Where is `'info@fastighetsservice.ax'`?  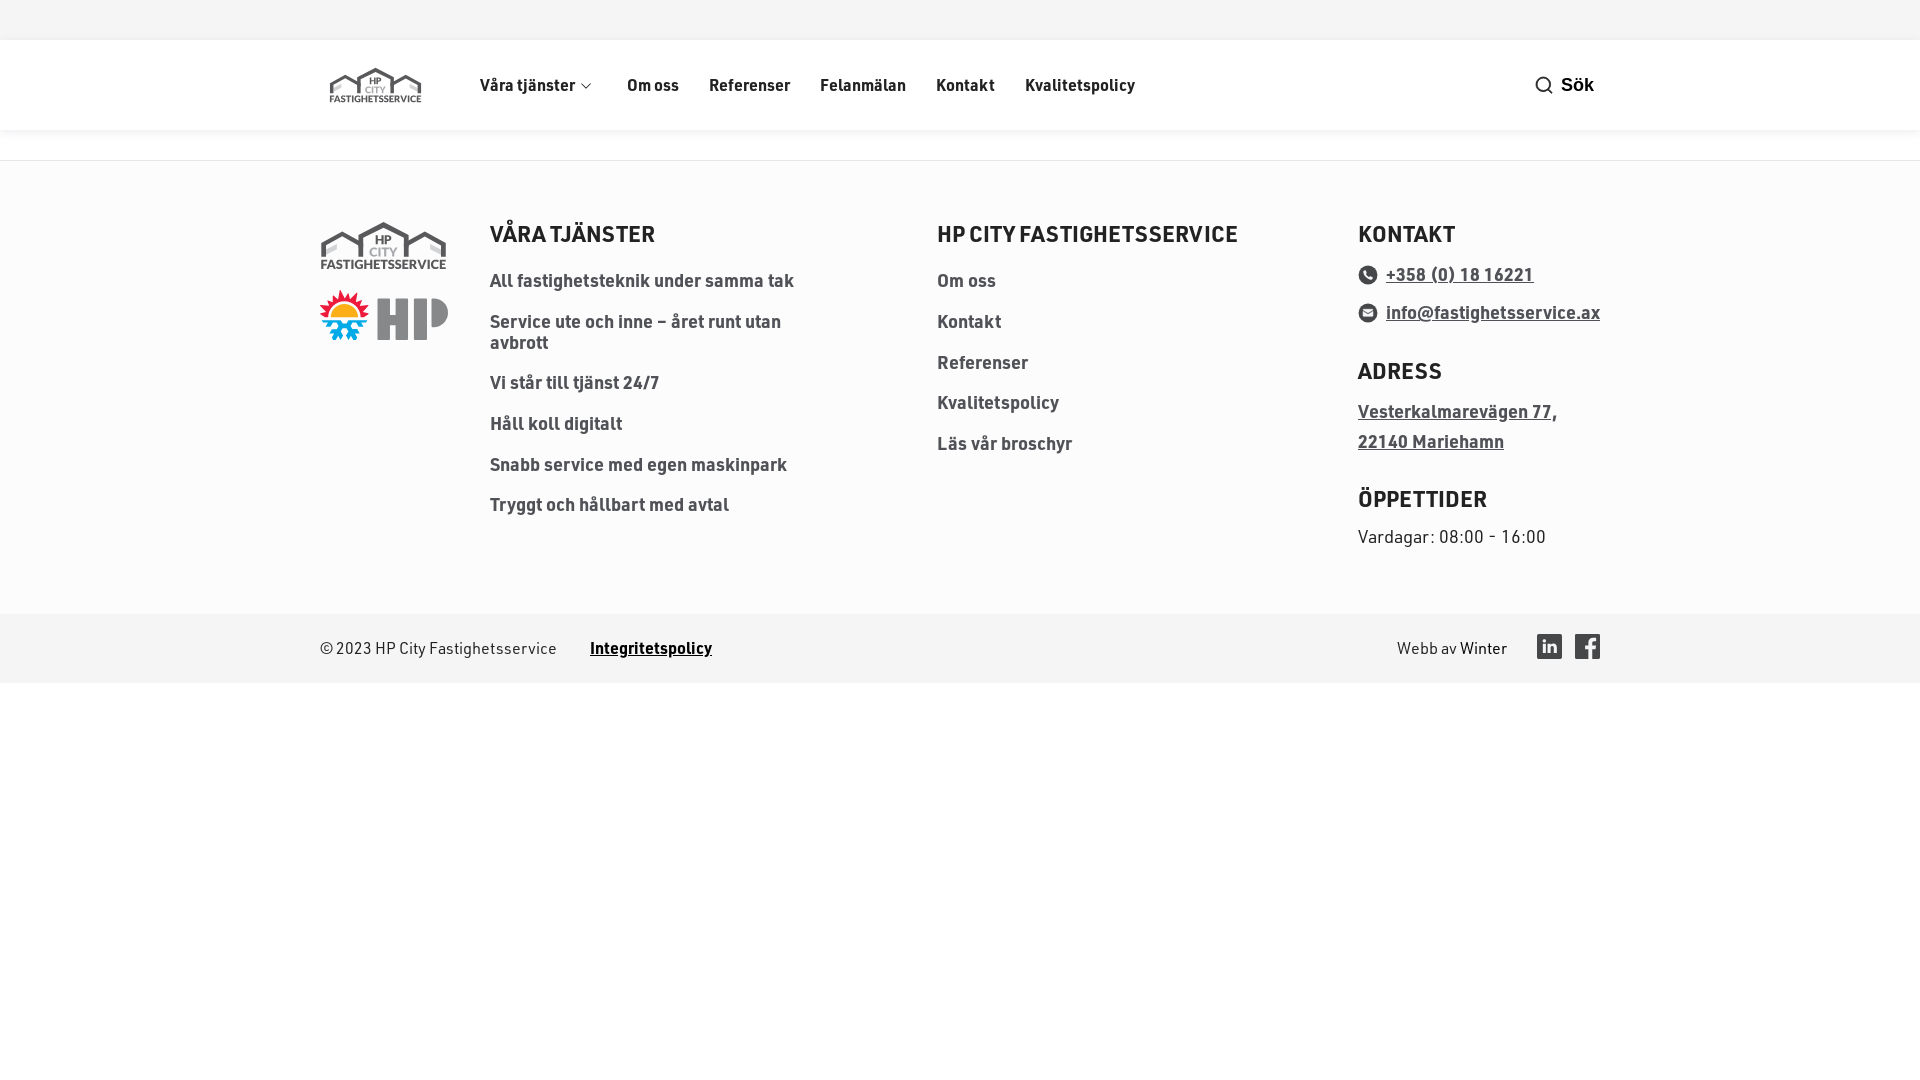
'info@fastighetsservice.ax' is located at coordinates (1478, 312).